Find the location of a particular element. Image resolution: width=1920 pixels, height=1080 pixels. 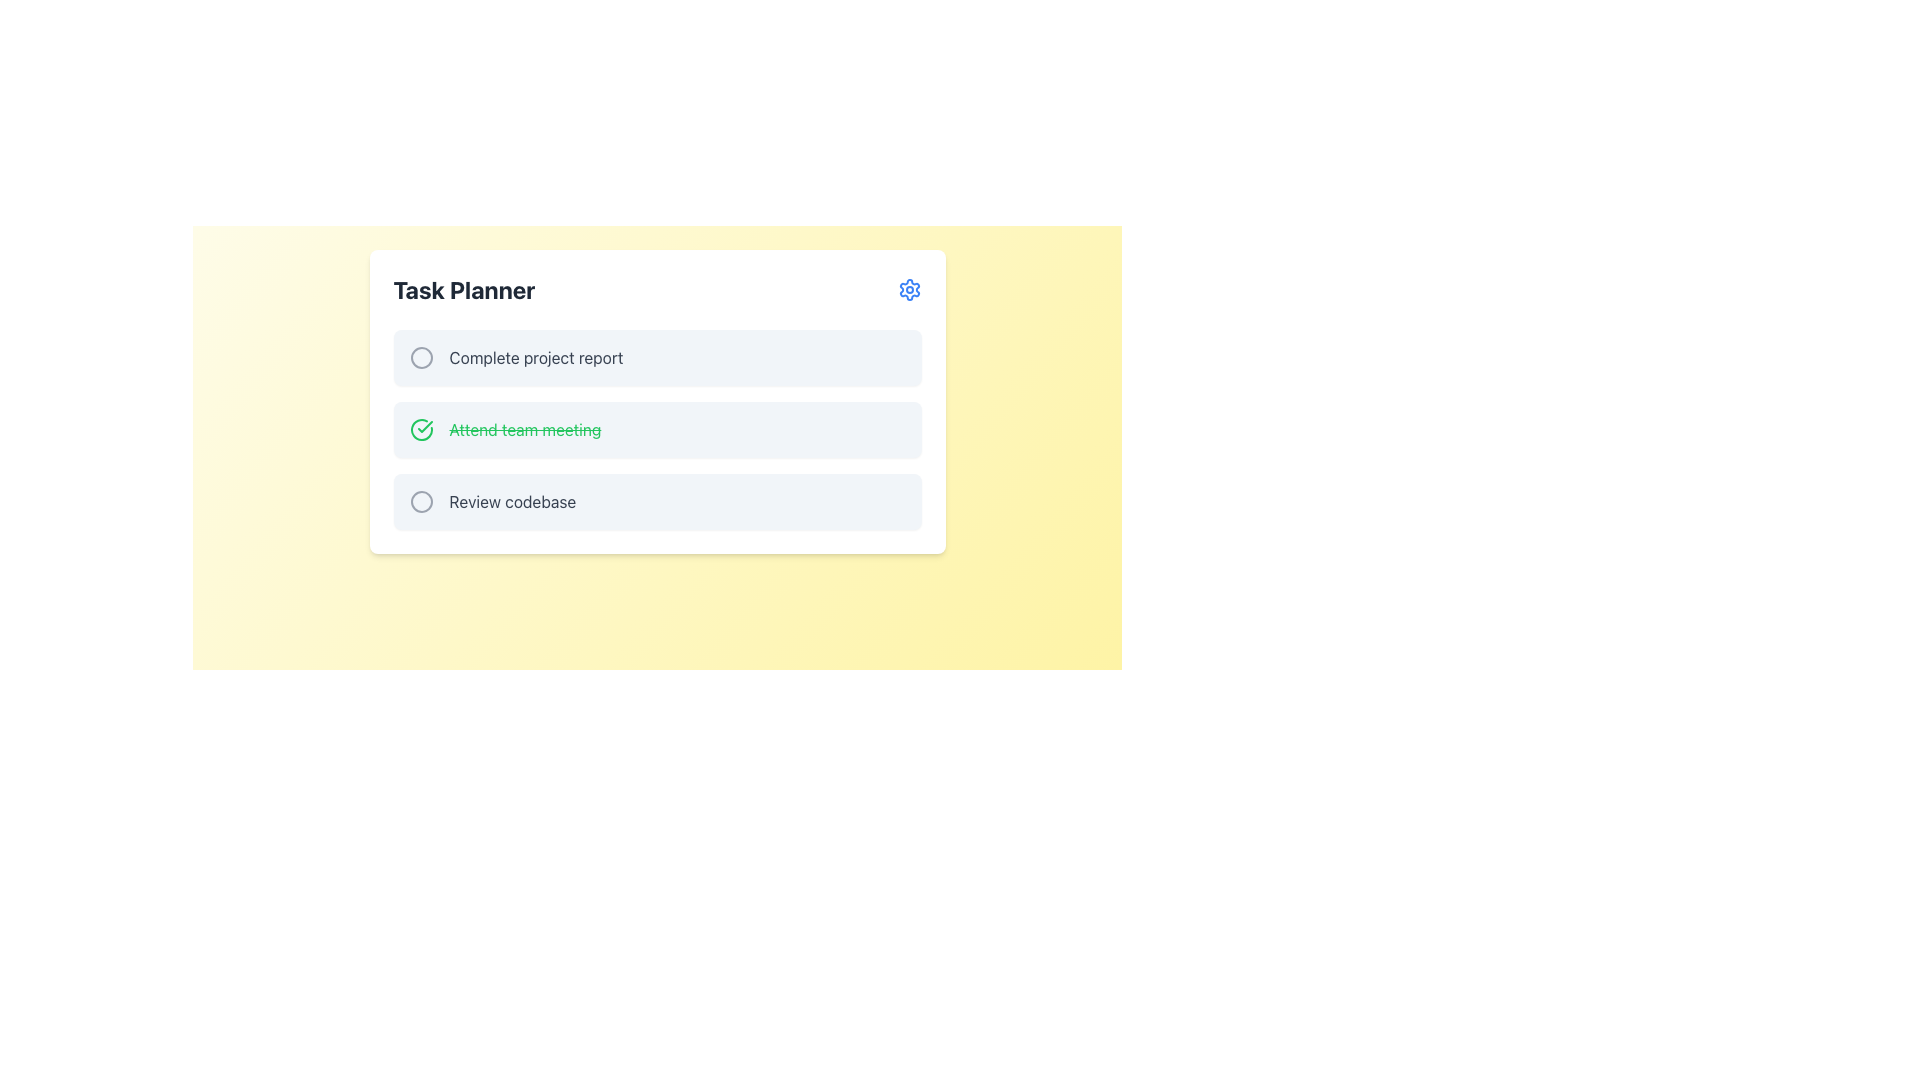

the settings gear icon for the 'Task Planner' is located at coordinates (908, 289).